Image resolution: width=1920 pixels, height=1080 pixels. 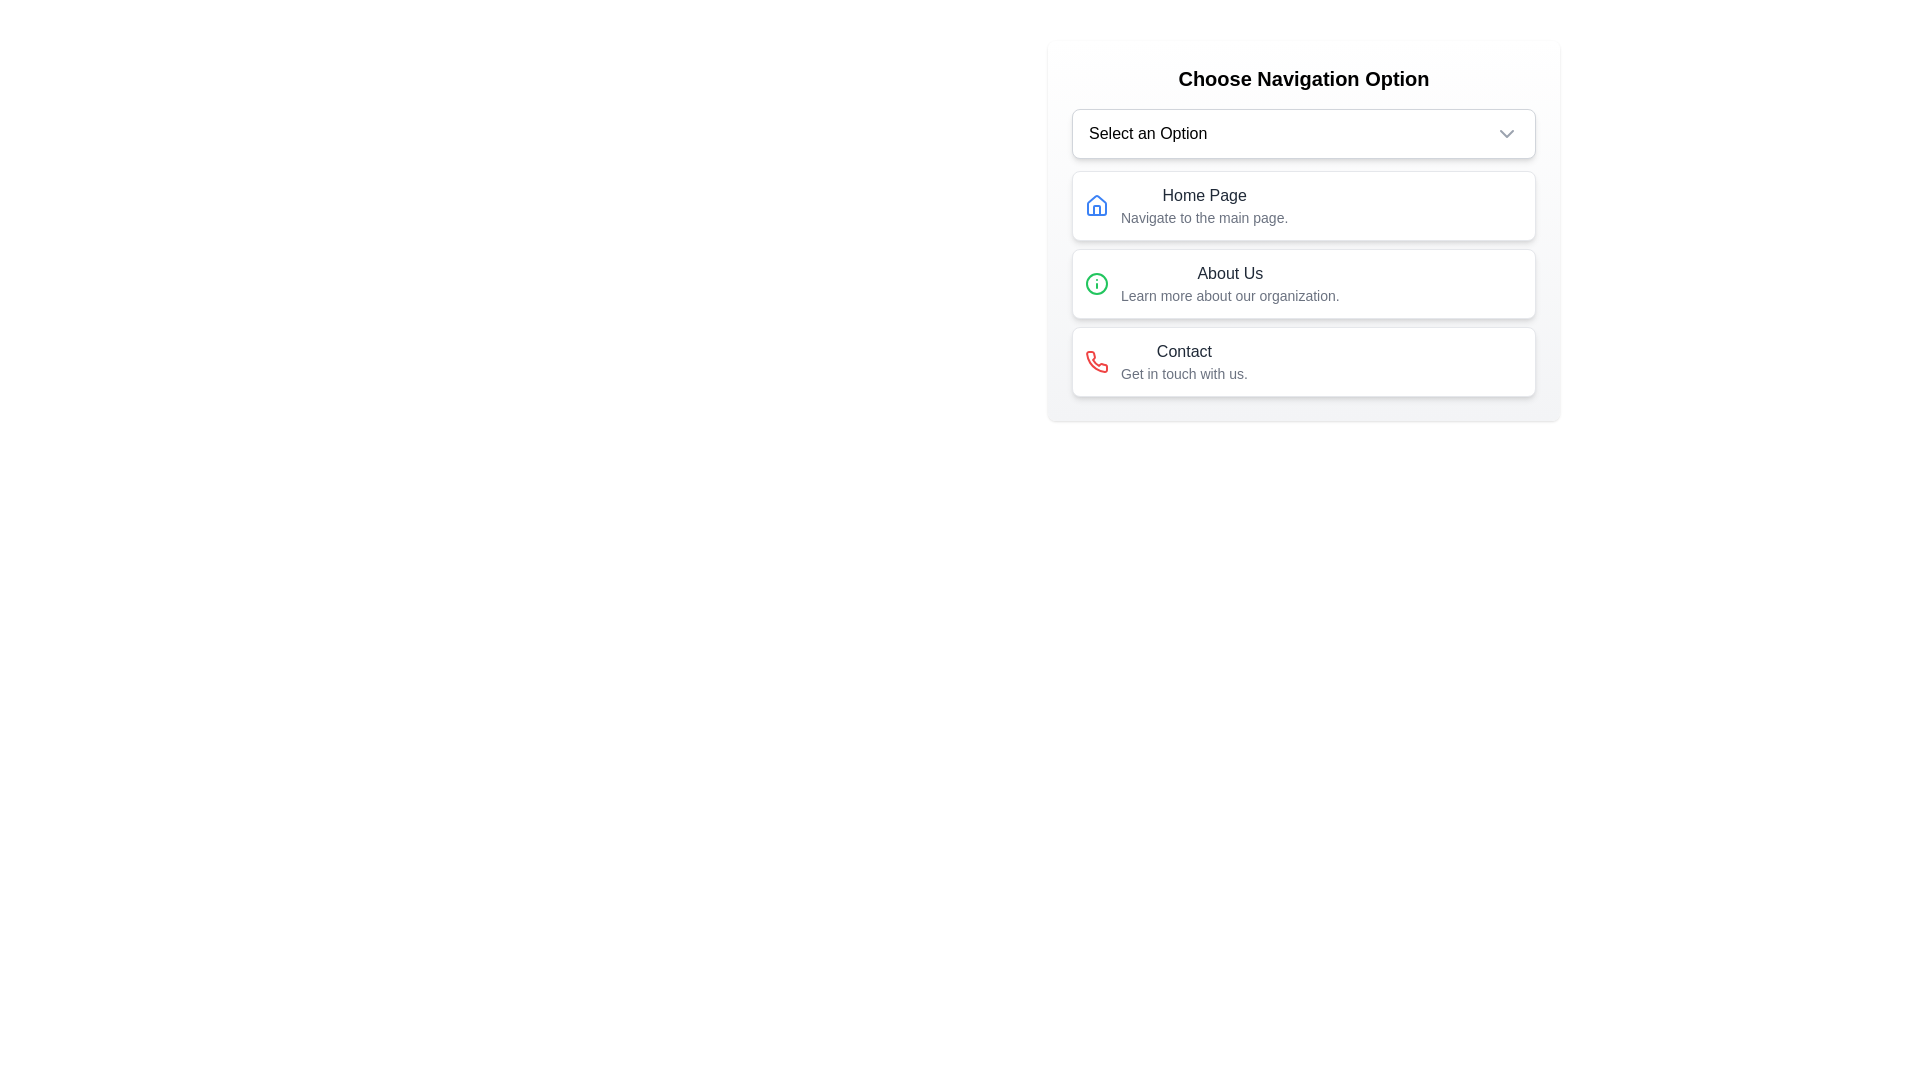 What do you see at coordinates (1203, 218) in the screenshot?
I see `the descriptive text label located directly below the 'Home Page' navigation option` at bounding box center [1203, 218].